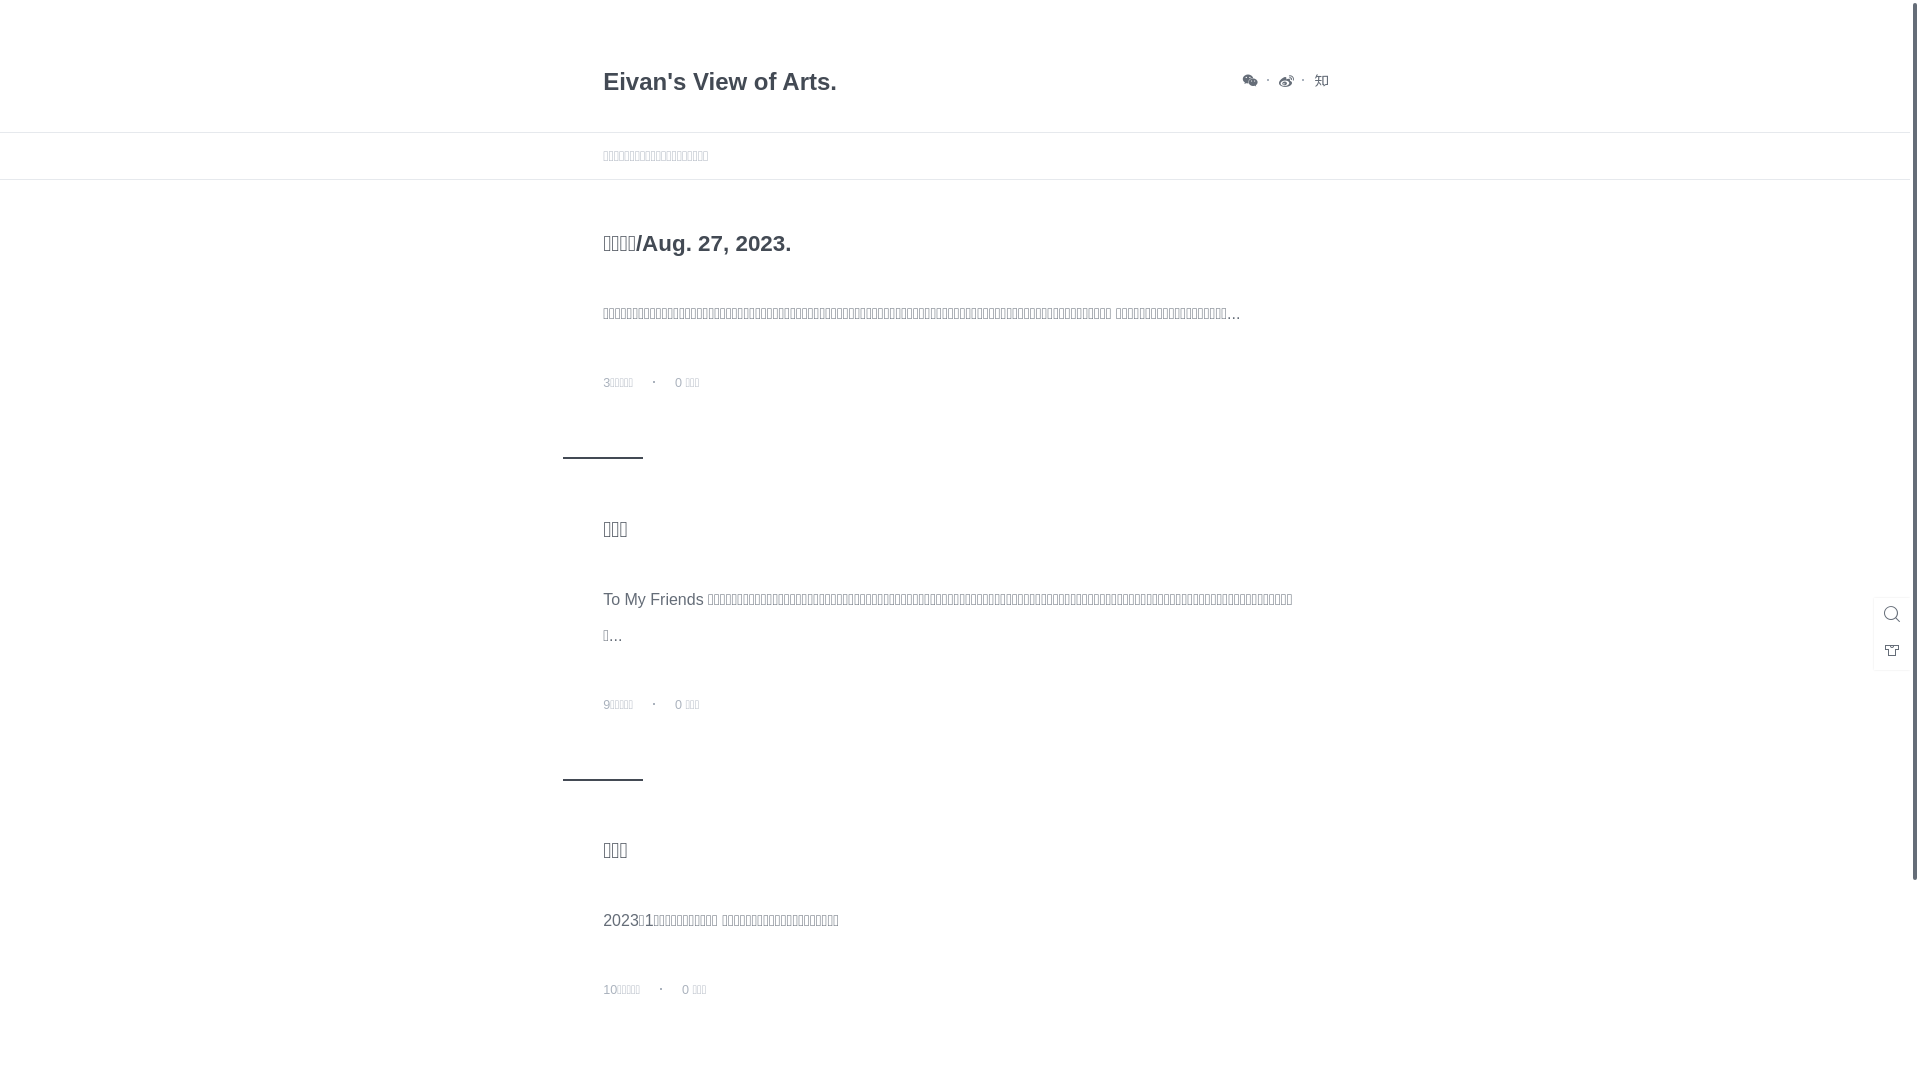 The image size is (1920, 1080). Describe the element at coordinates (1277, 79) in the screenshot. I see `'Weibo'` at that location.